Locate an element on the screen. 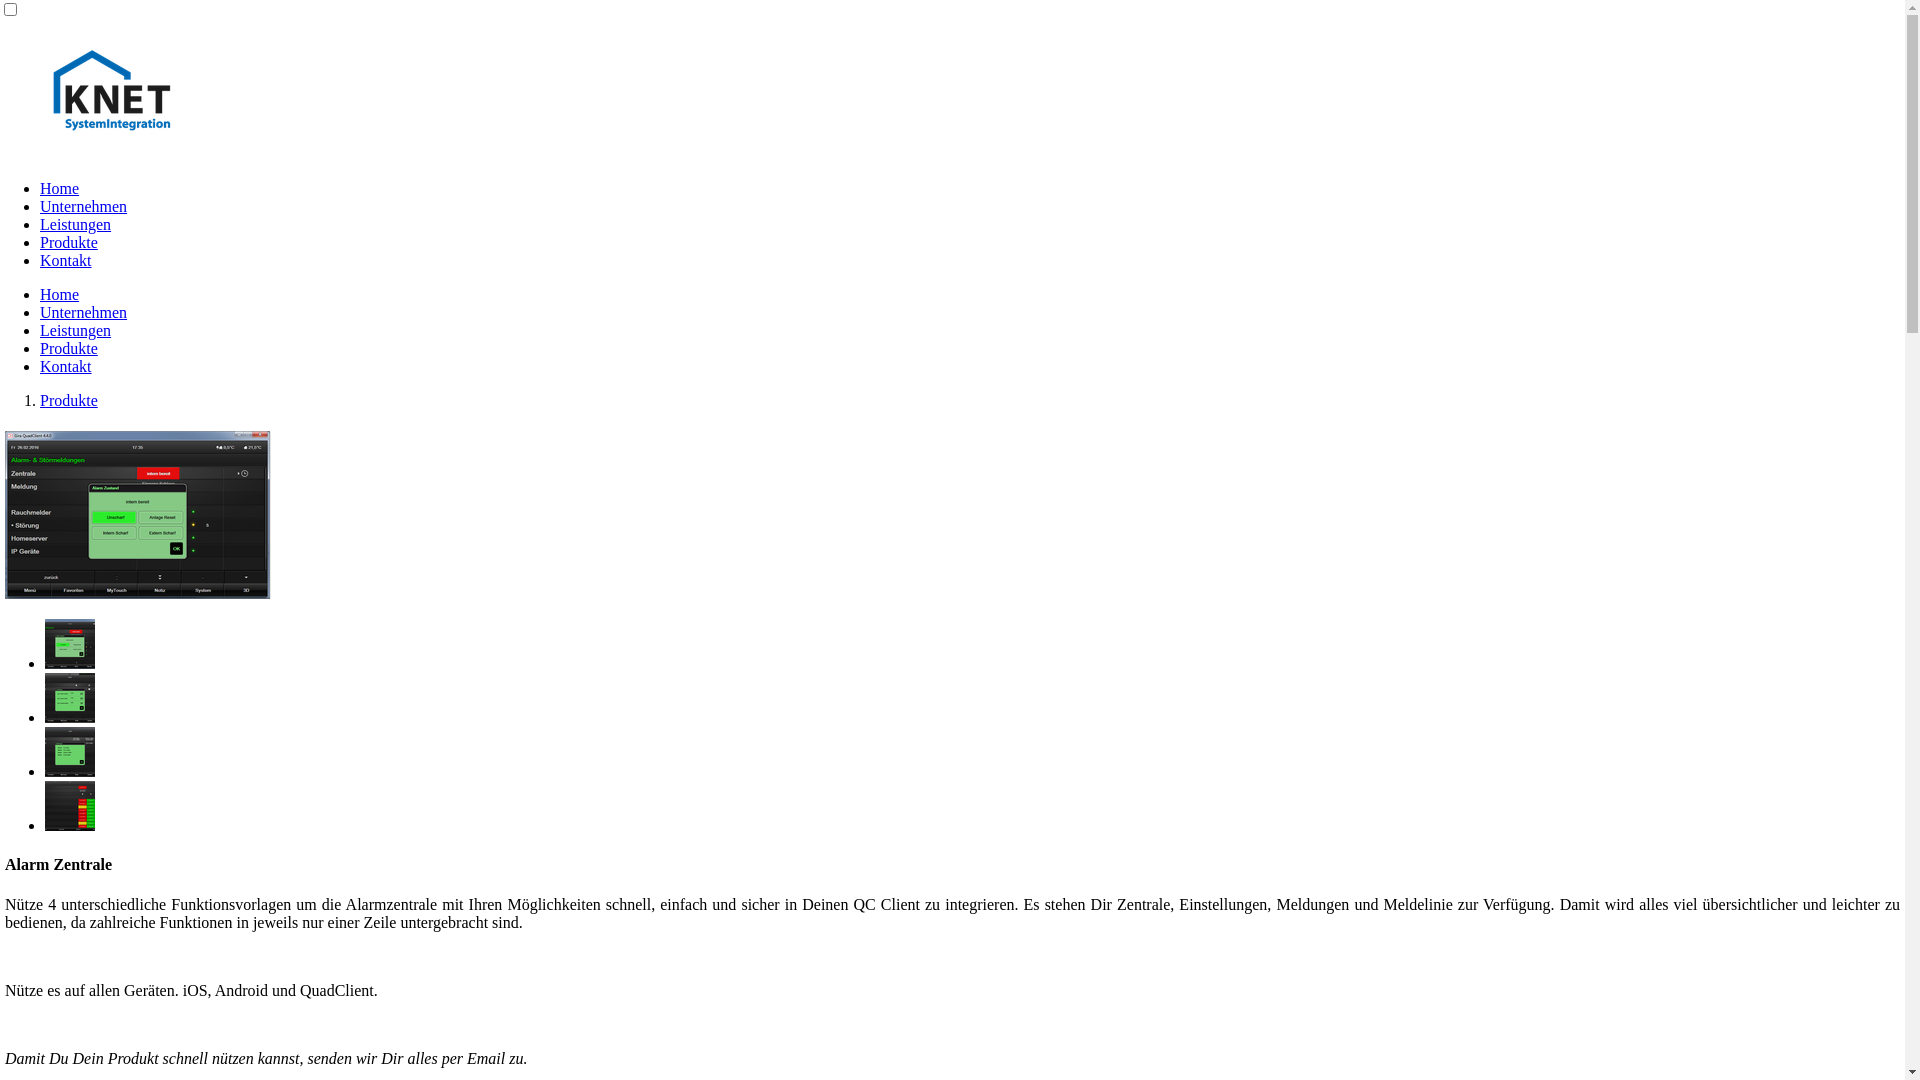 This screenshot has height=1080, width=1920. 'Kontakt' is located at coordinates (39, 366).